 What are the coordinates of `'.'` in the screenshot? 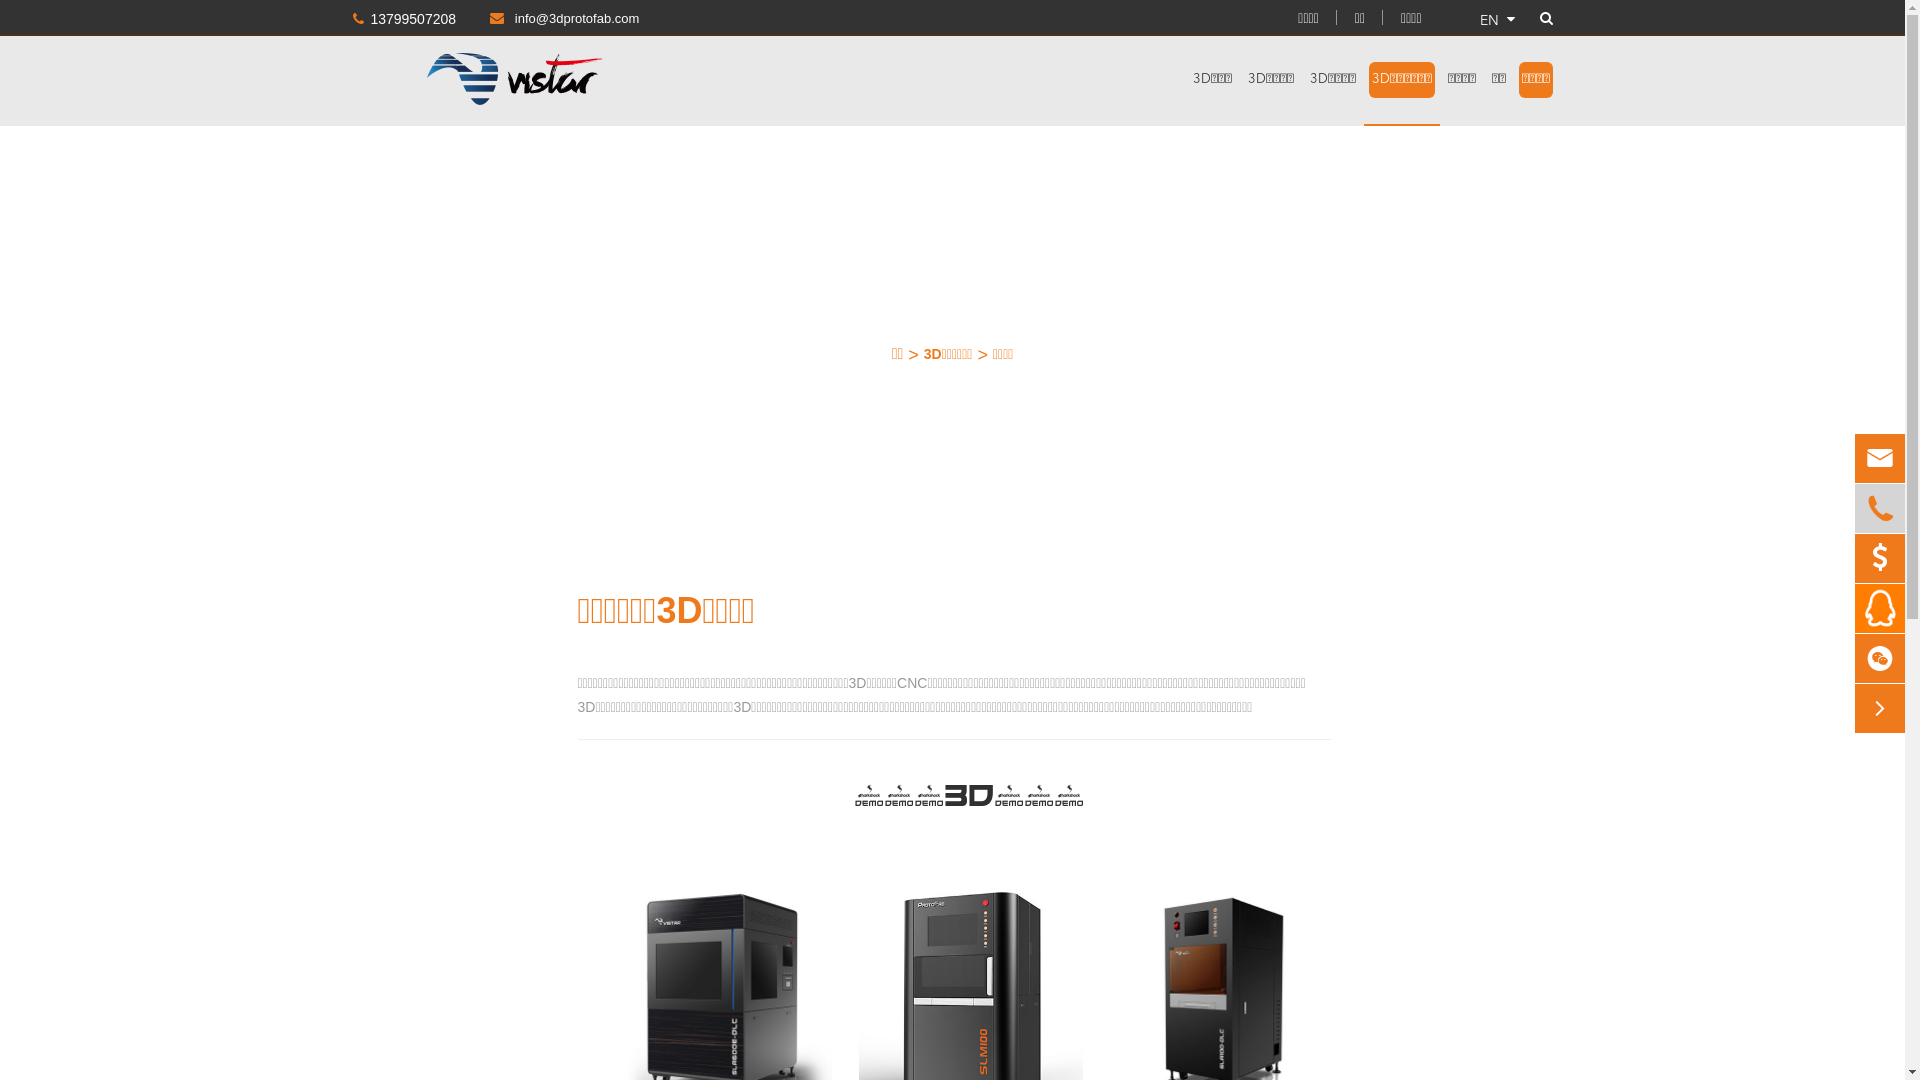 It's located at (1879, 607).